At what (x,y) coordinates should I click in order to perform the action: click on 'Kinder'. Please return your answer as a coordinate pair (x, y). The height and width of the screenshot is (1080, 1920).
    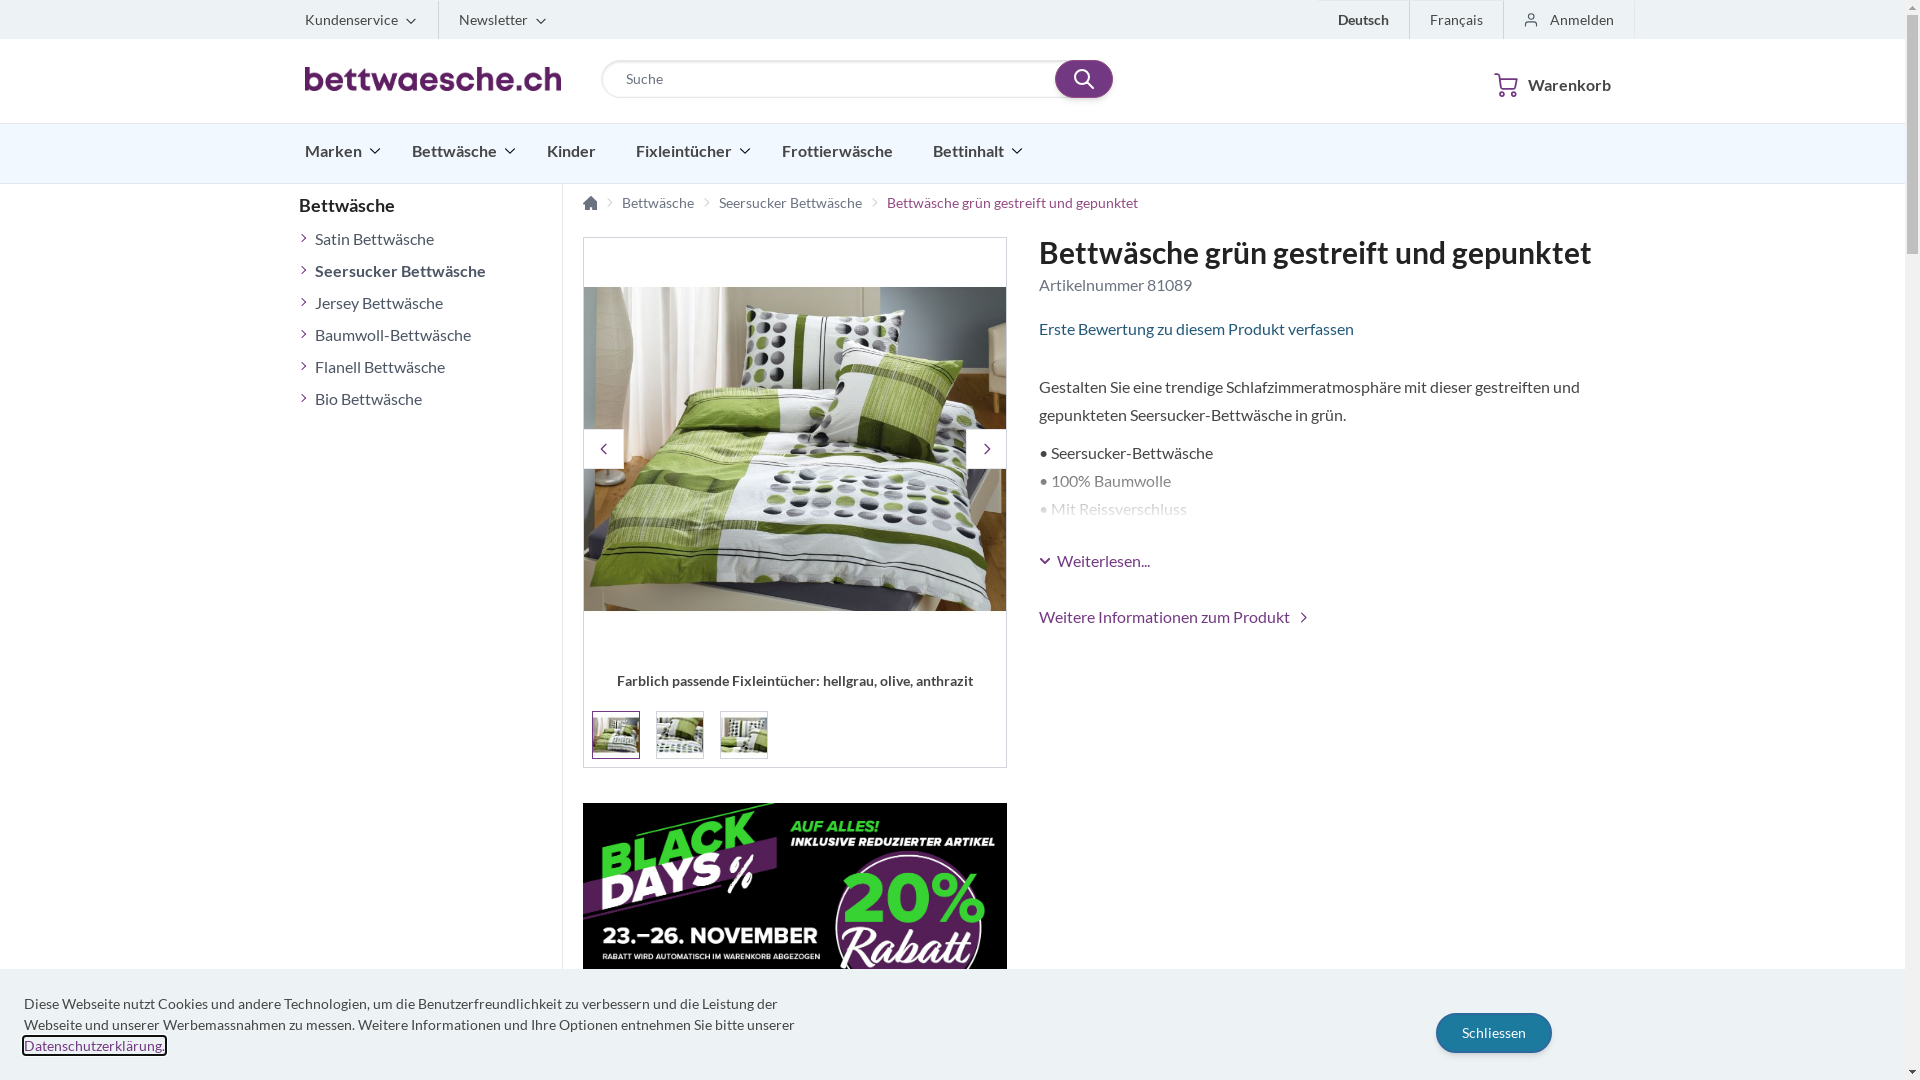
    Looking at the image, I should click on (574, 149).